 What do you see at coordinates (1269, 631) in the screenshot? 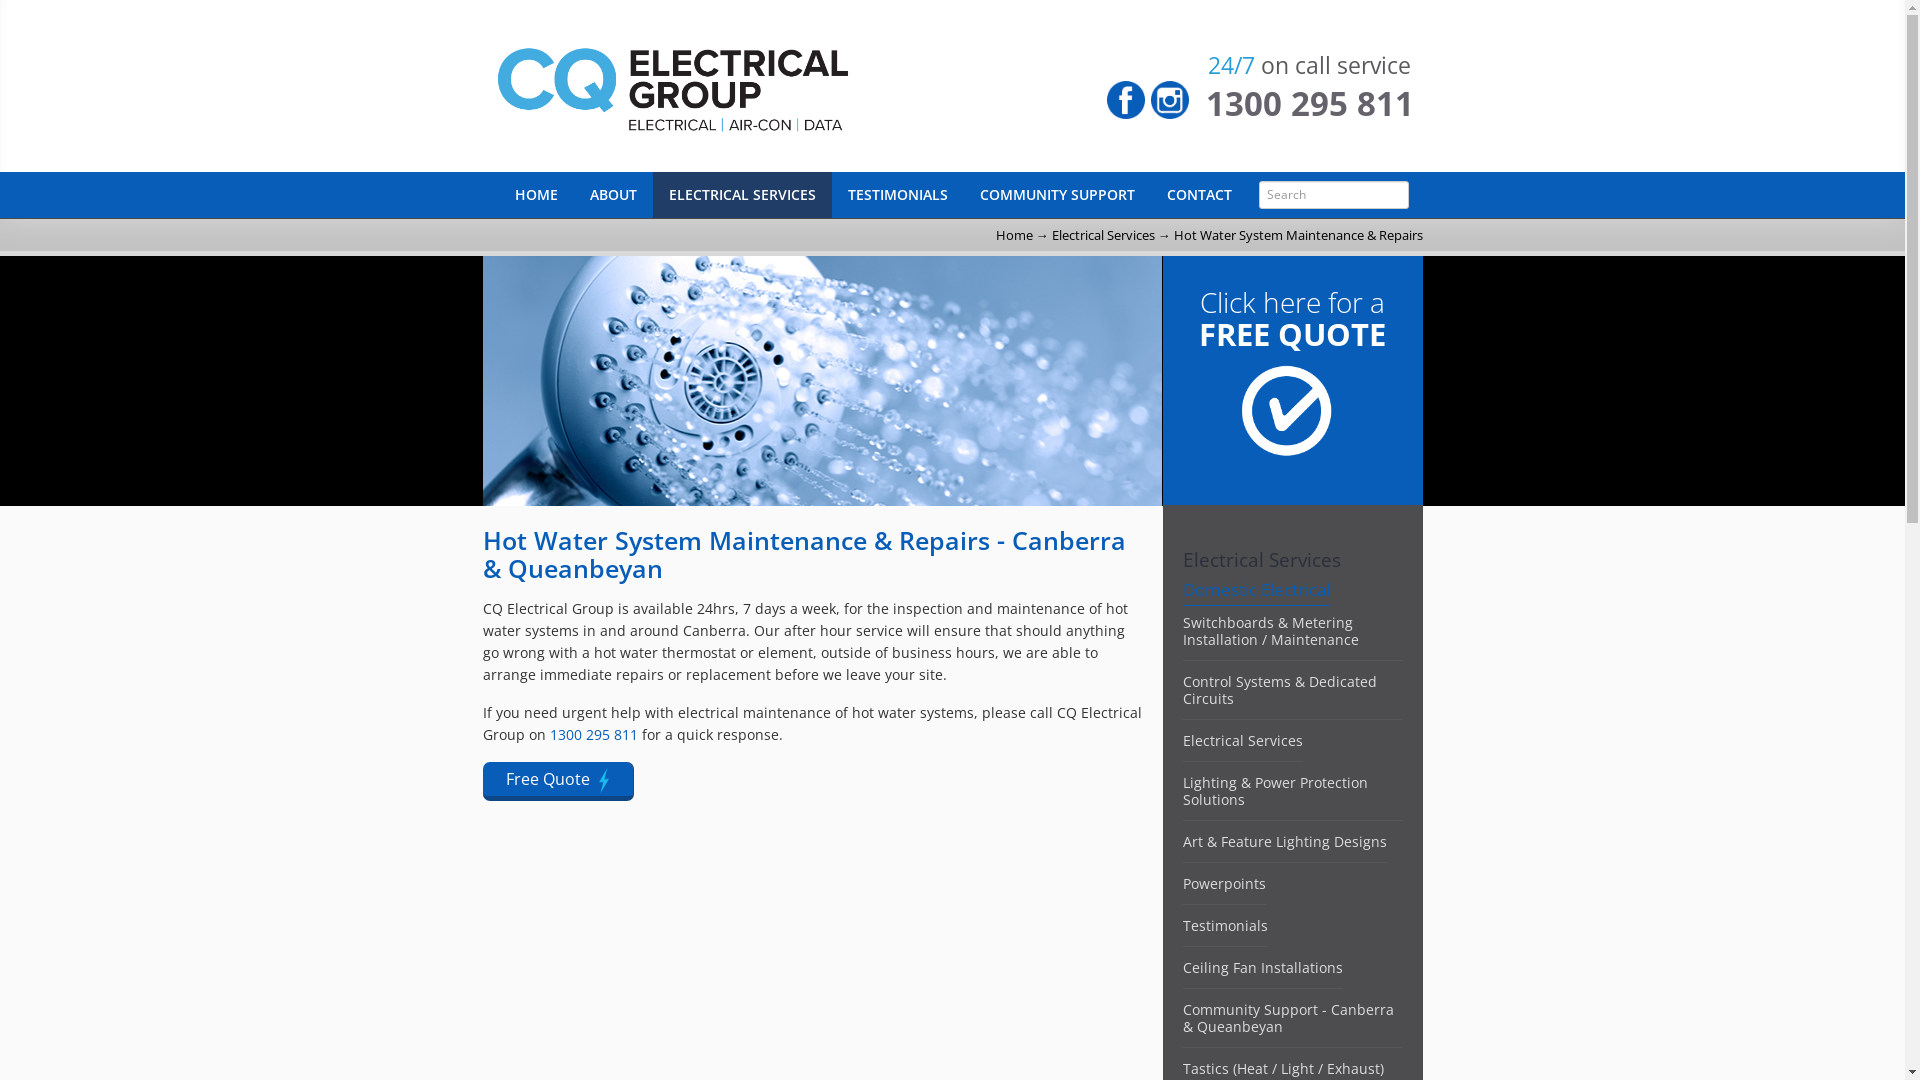
I see `'Switchboards & Metering Installation / Maintenance'` at bounding box center [1269, 631].